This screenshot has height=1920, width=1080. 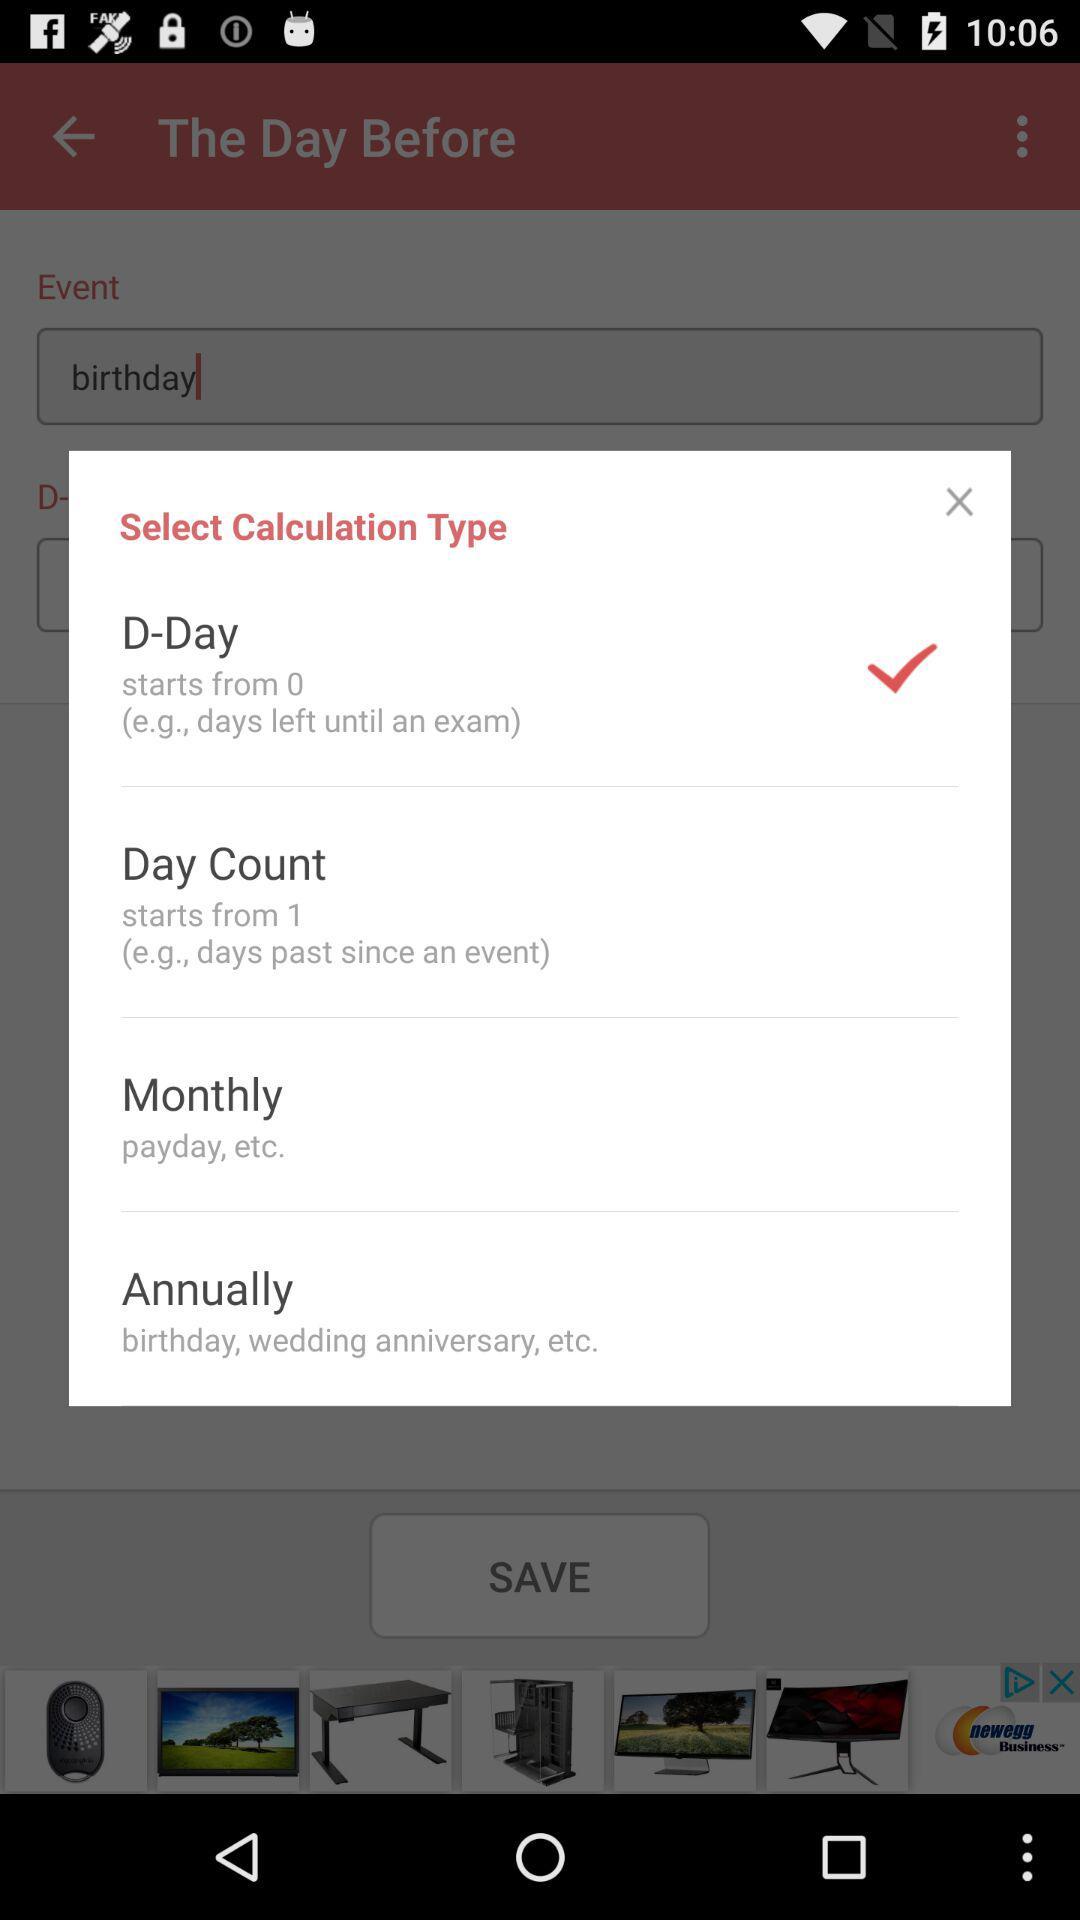 What do you see at coordinates (958, 502) in the screenshot?
I see `exit screen` at bounding box center [958, 502].